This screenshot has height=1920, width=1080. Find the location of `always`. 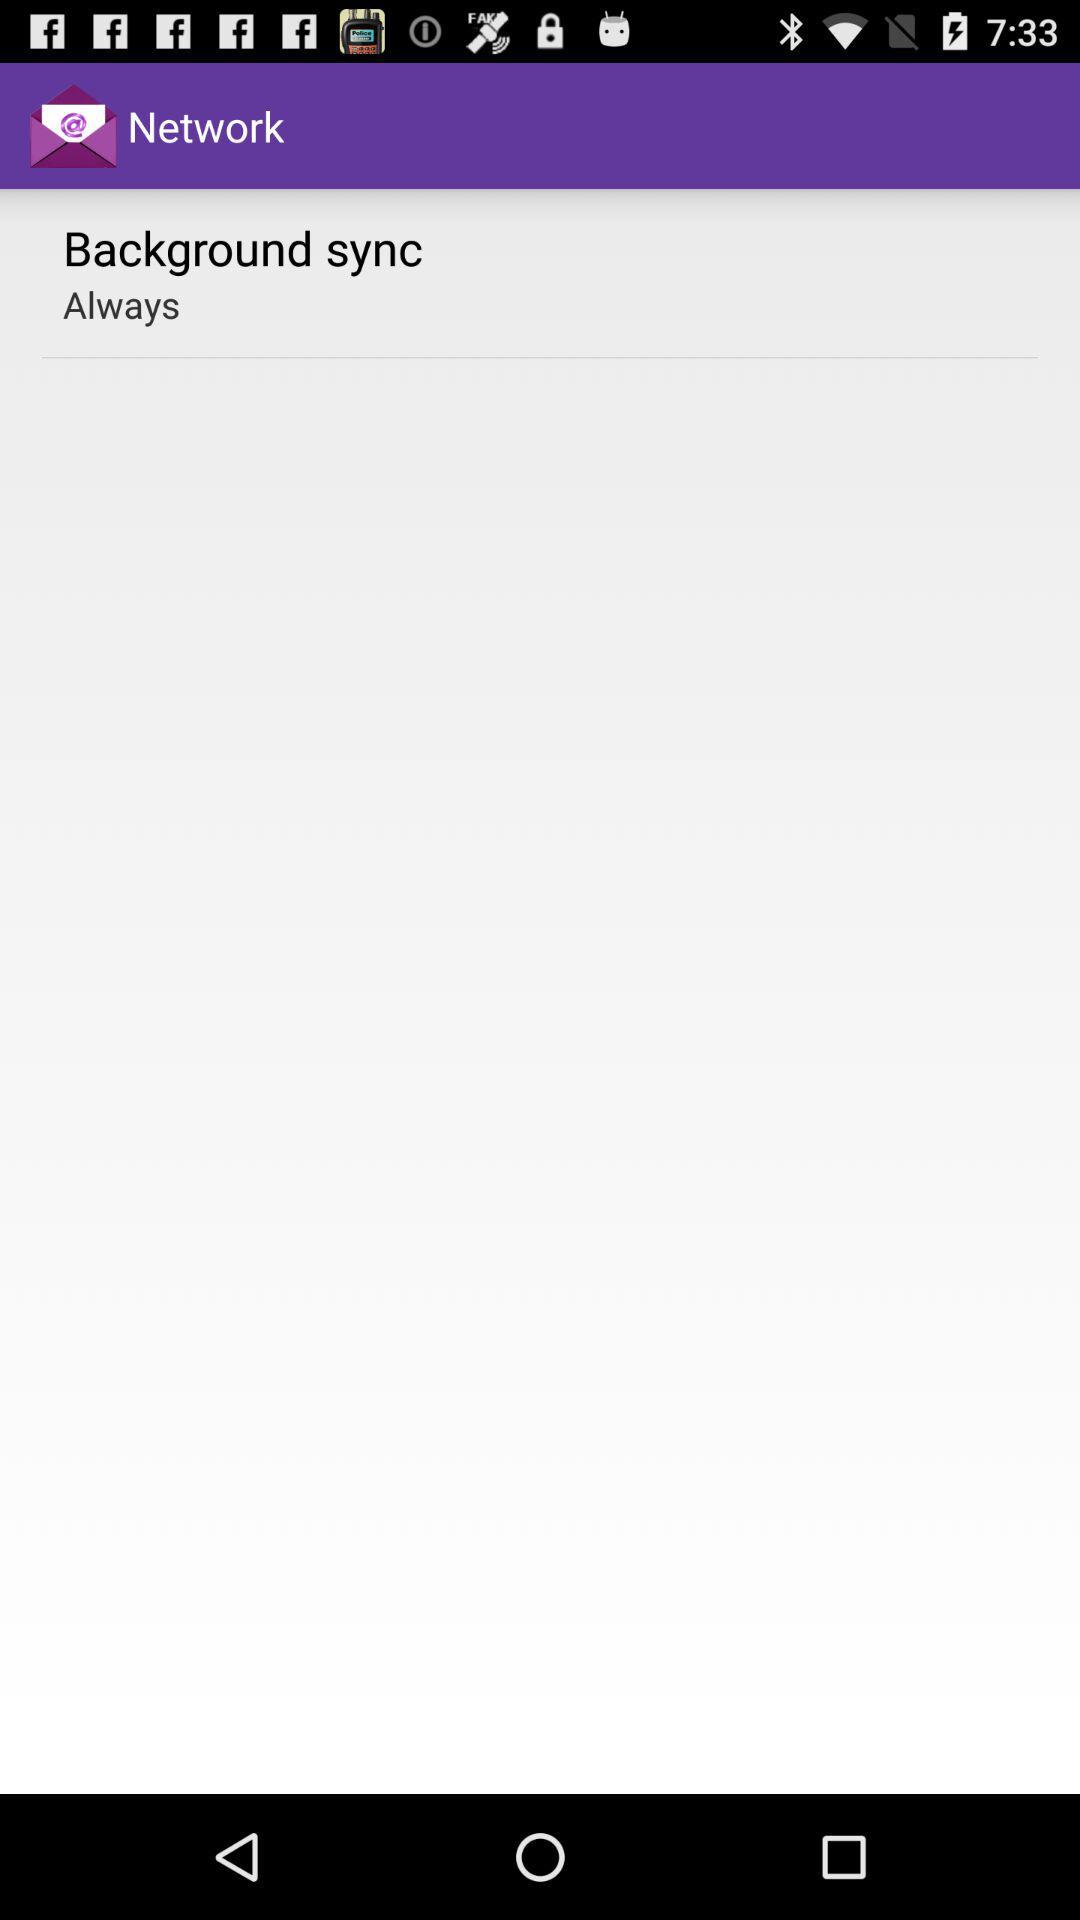

always is located at coordinates (121, 303).